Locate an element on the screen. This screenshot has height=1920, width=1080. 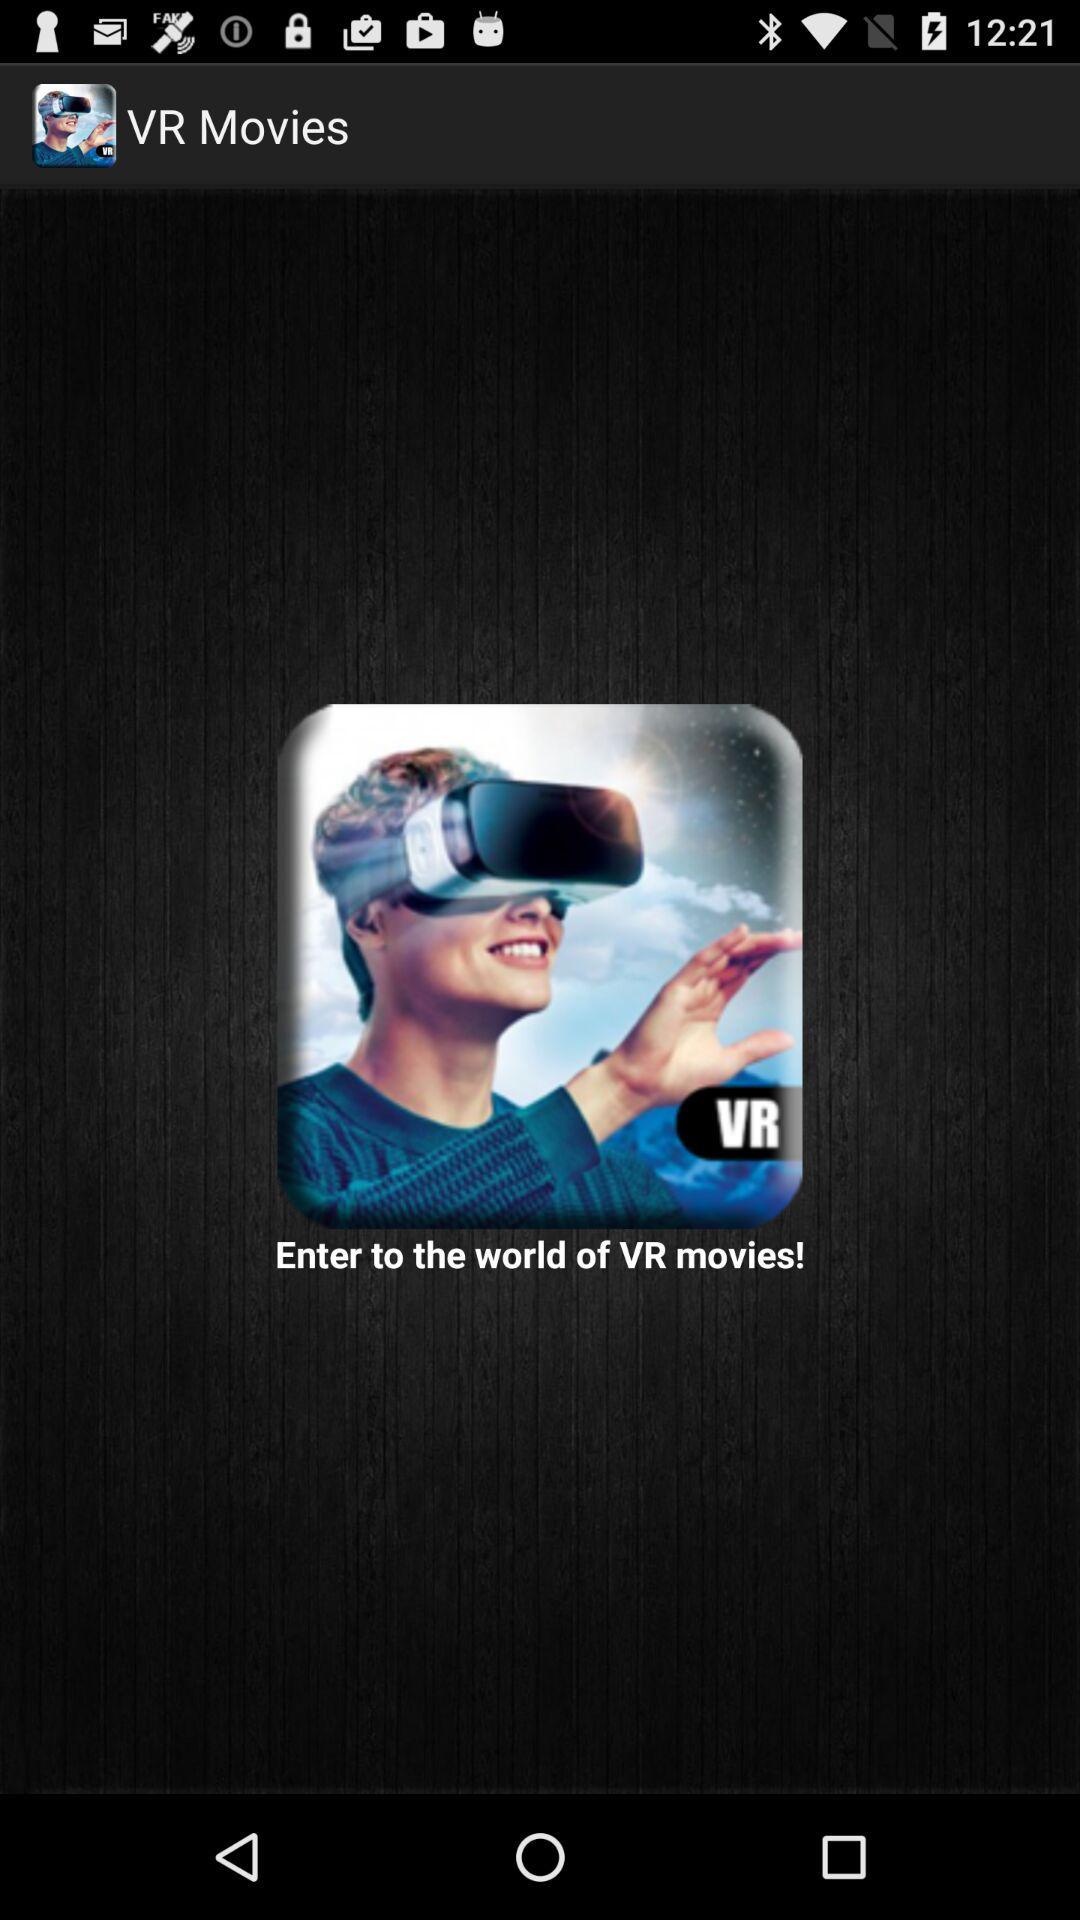
app above the enter to the item is located at coordinates (540, 966).